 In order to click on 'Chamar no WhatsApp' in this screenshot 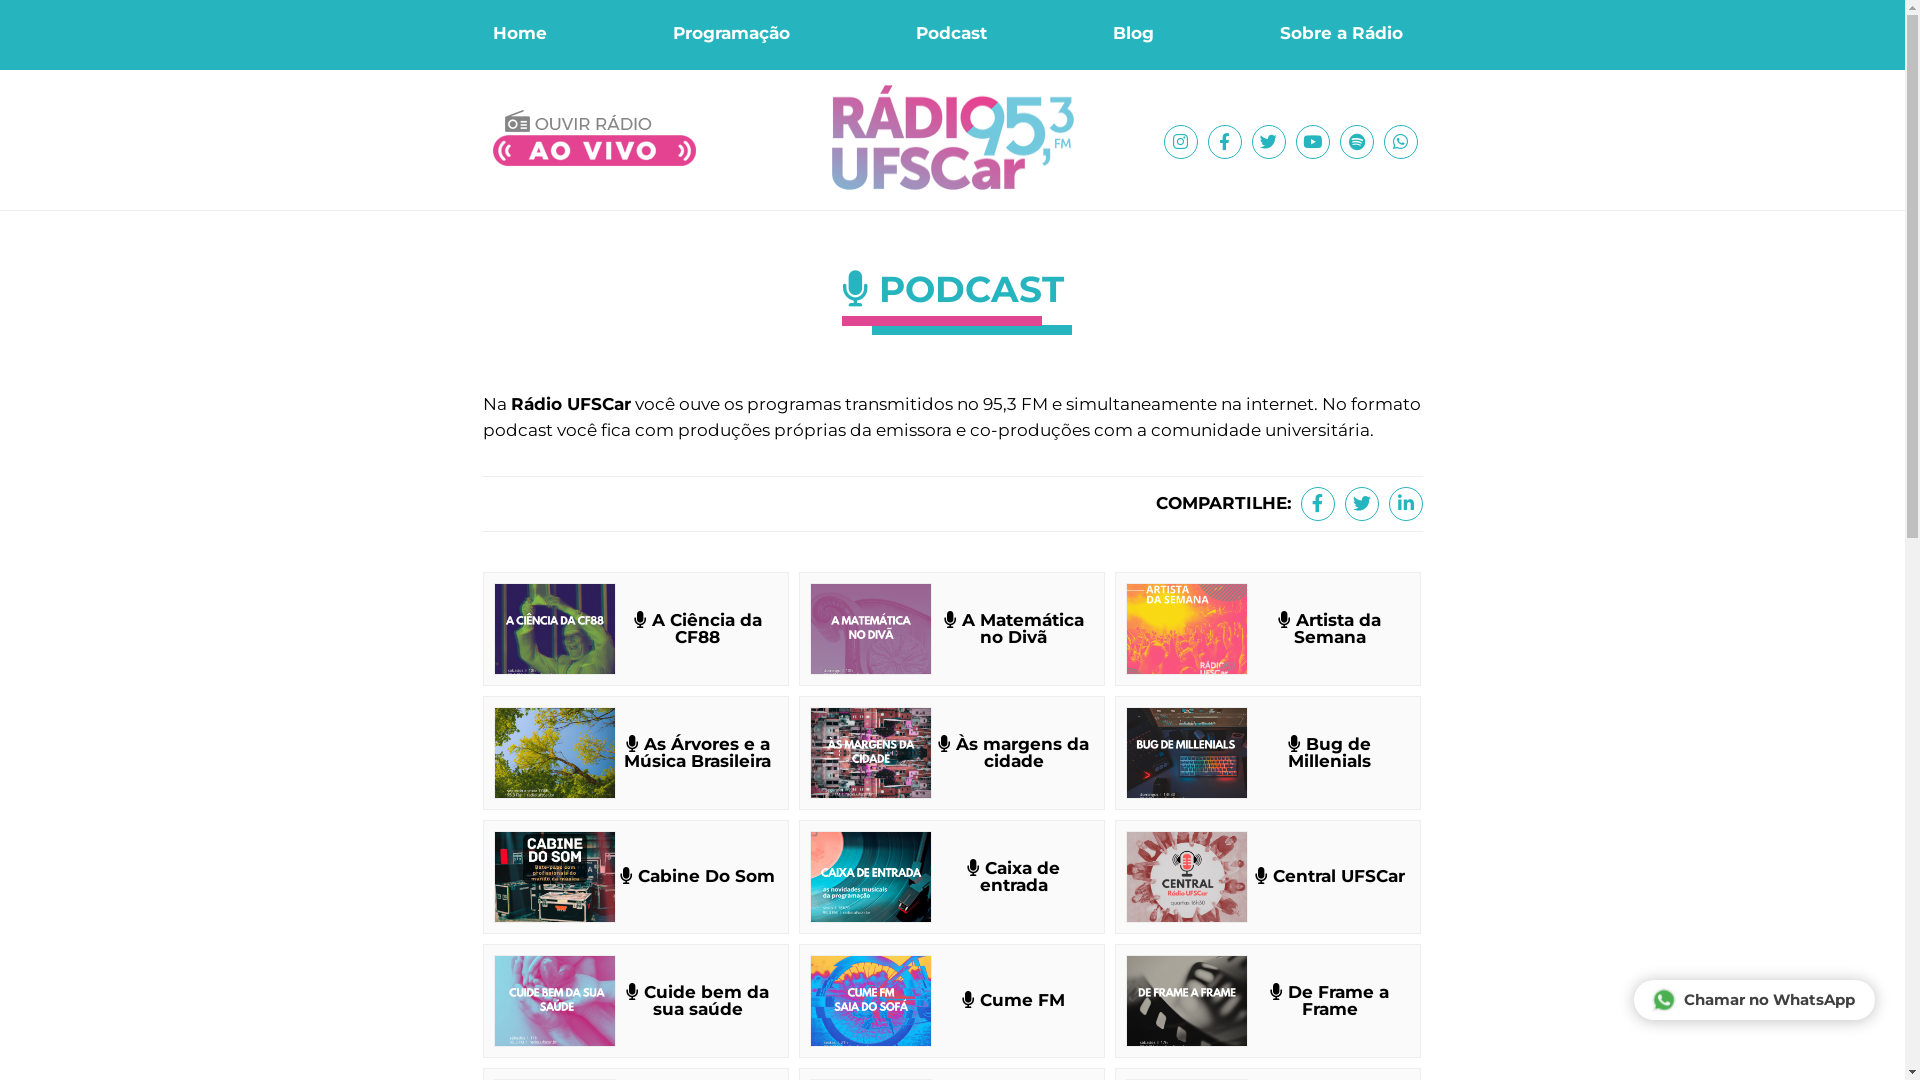, I will do `click(1633, 999)`.